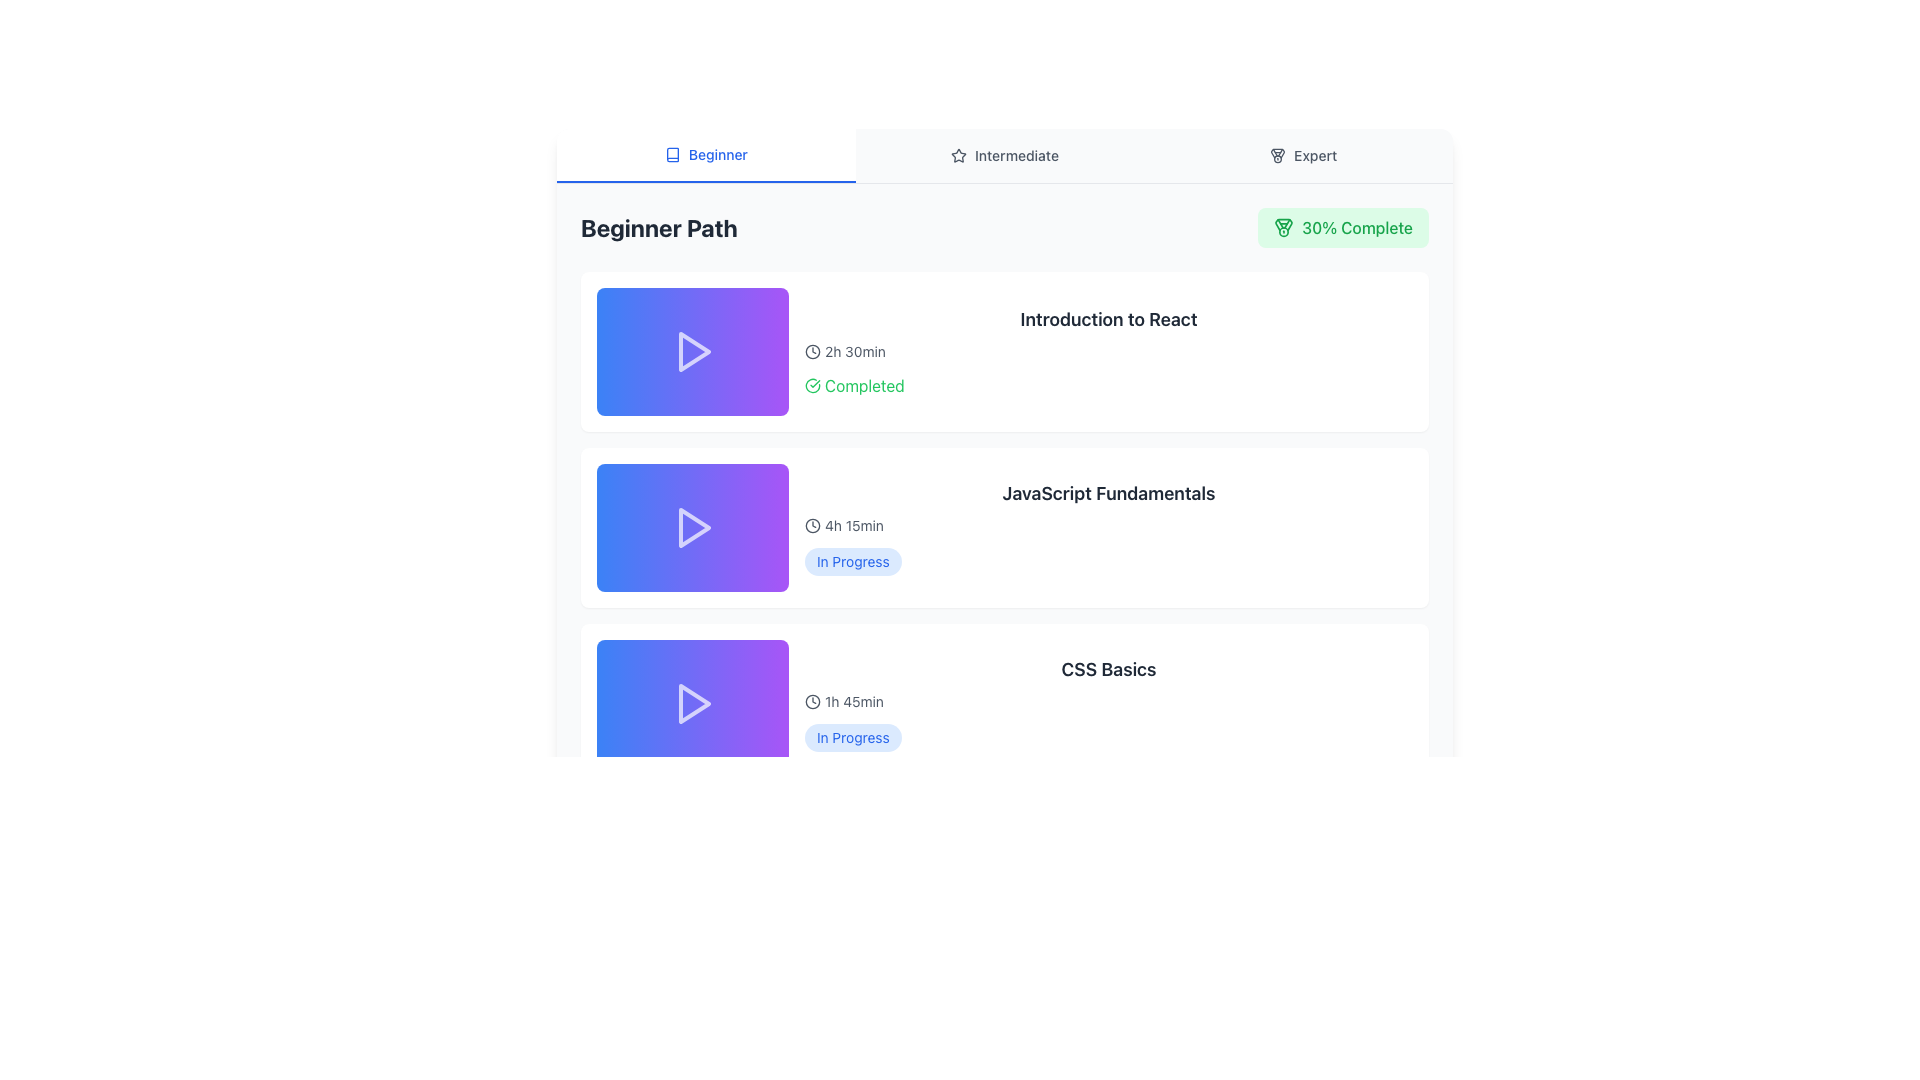 This screenshot has width=1920, height=1080. What do you see at coordinates (1357, 226) in the screenshot?
I see `the text label displaying '30% Complete' styled in green font, located in the top-right corner of the UI` at bounding box center [1357, 226].